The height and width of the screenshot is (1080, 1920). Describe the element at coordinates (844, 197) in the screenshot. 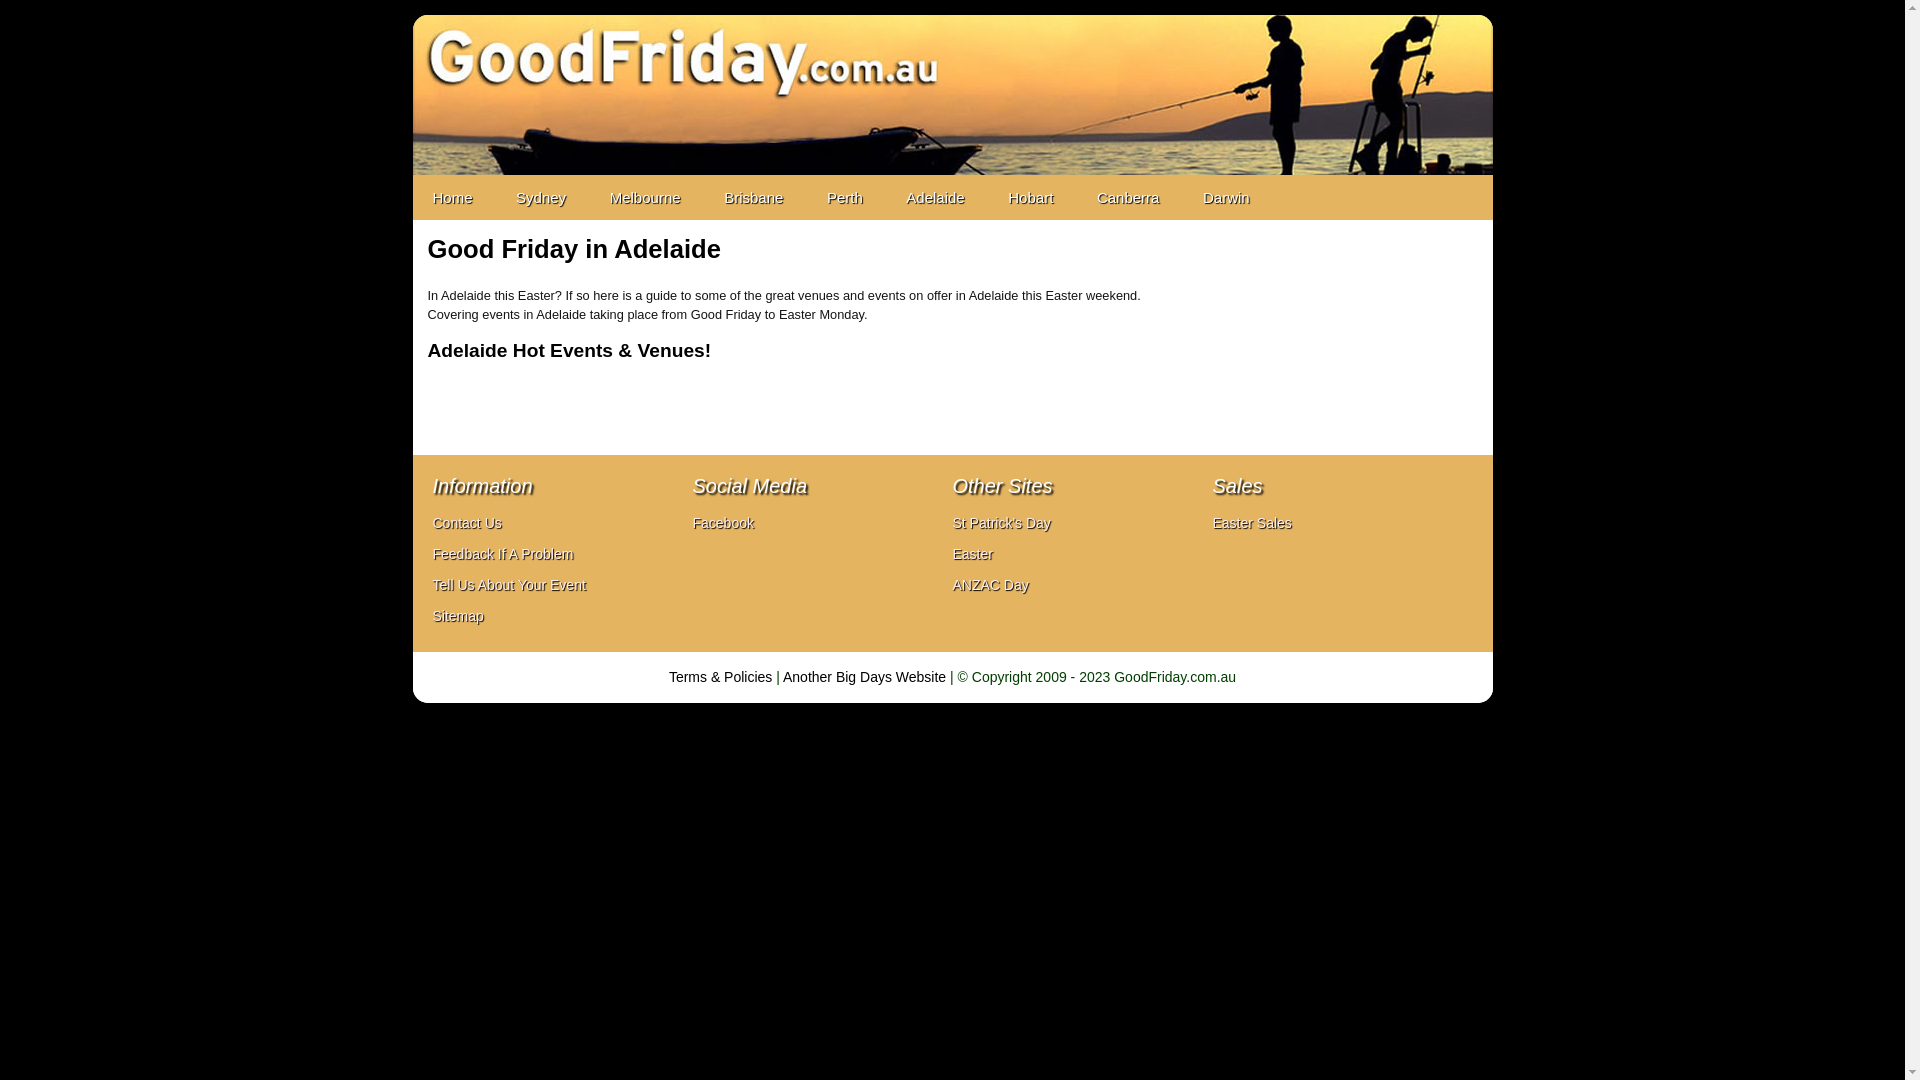

I see `'Perth'` at that location.